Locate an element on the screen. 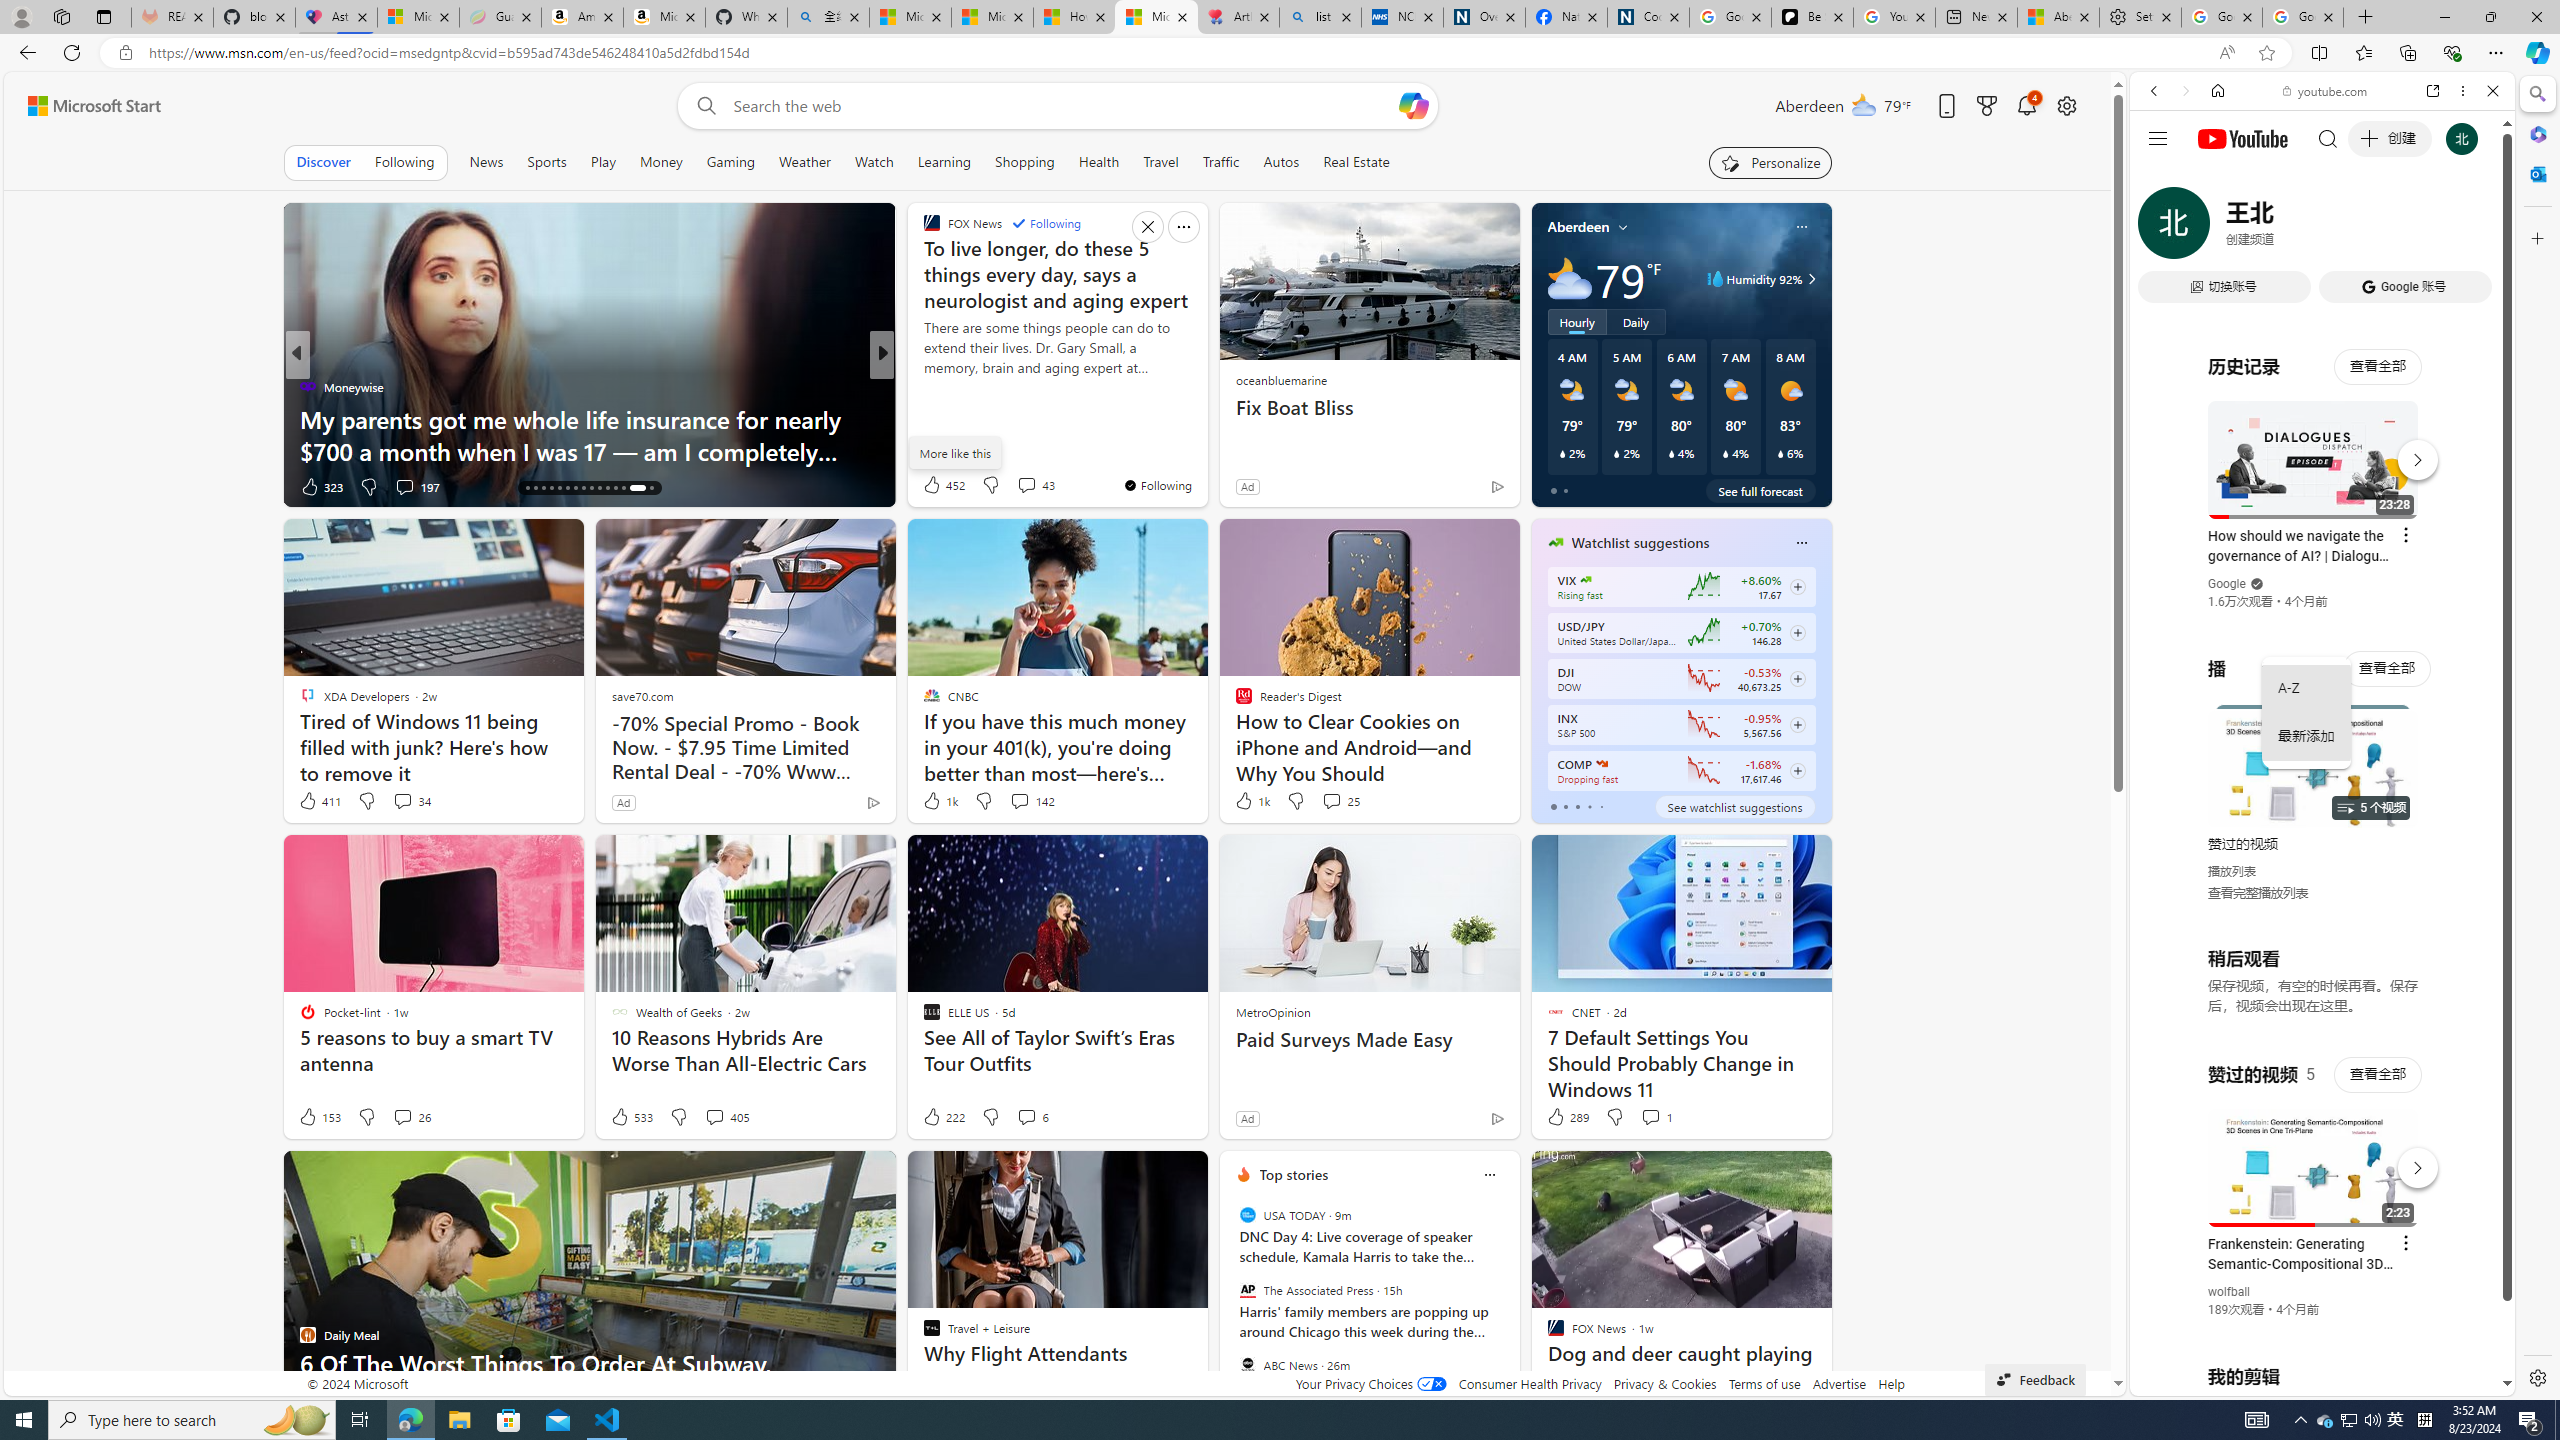 The width and height of the screenshot is (2560, 1440). 'Mostly cloudy' is located at coordinates (1569, 277).